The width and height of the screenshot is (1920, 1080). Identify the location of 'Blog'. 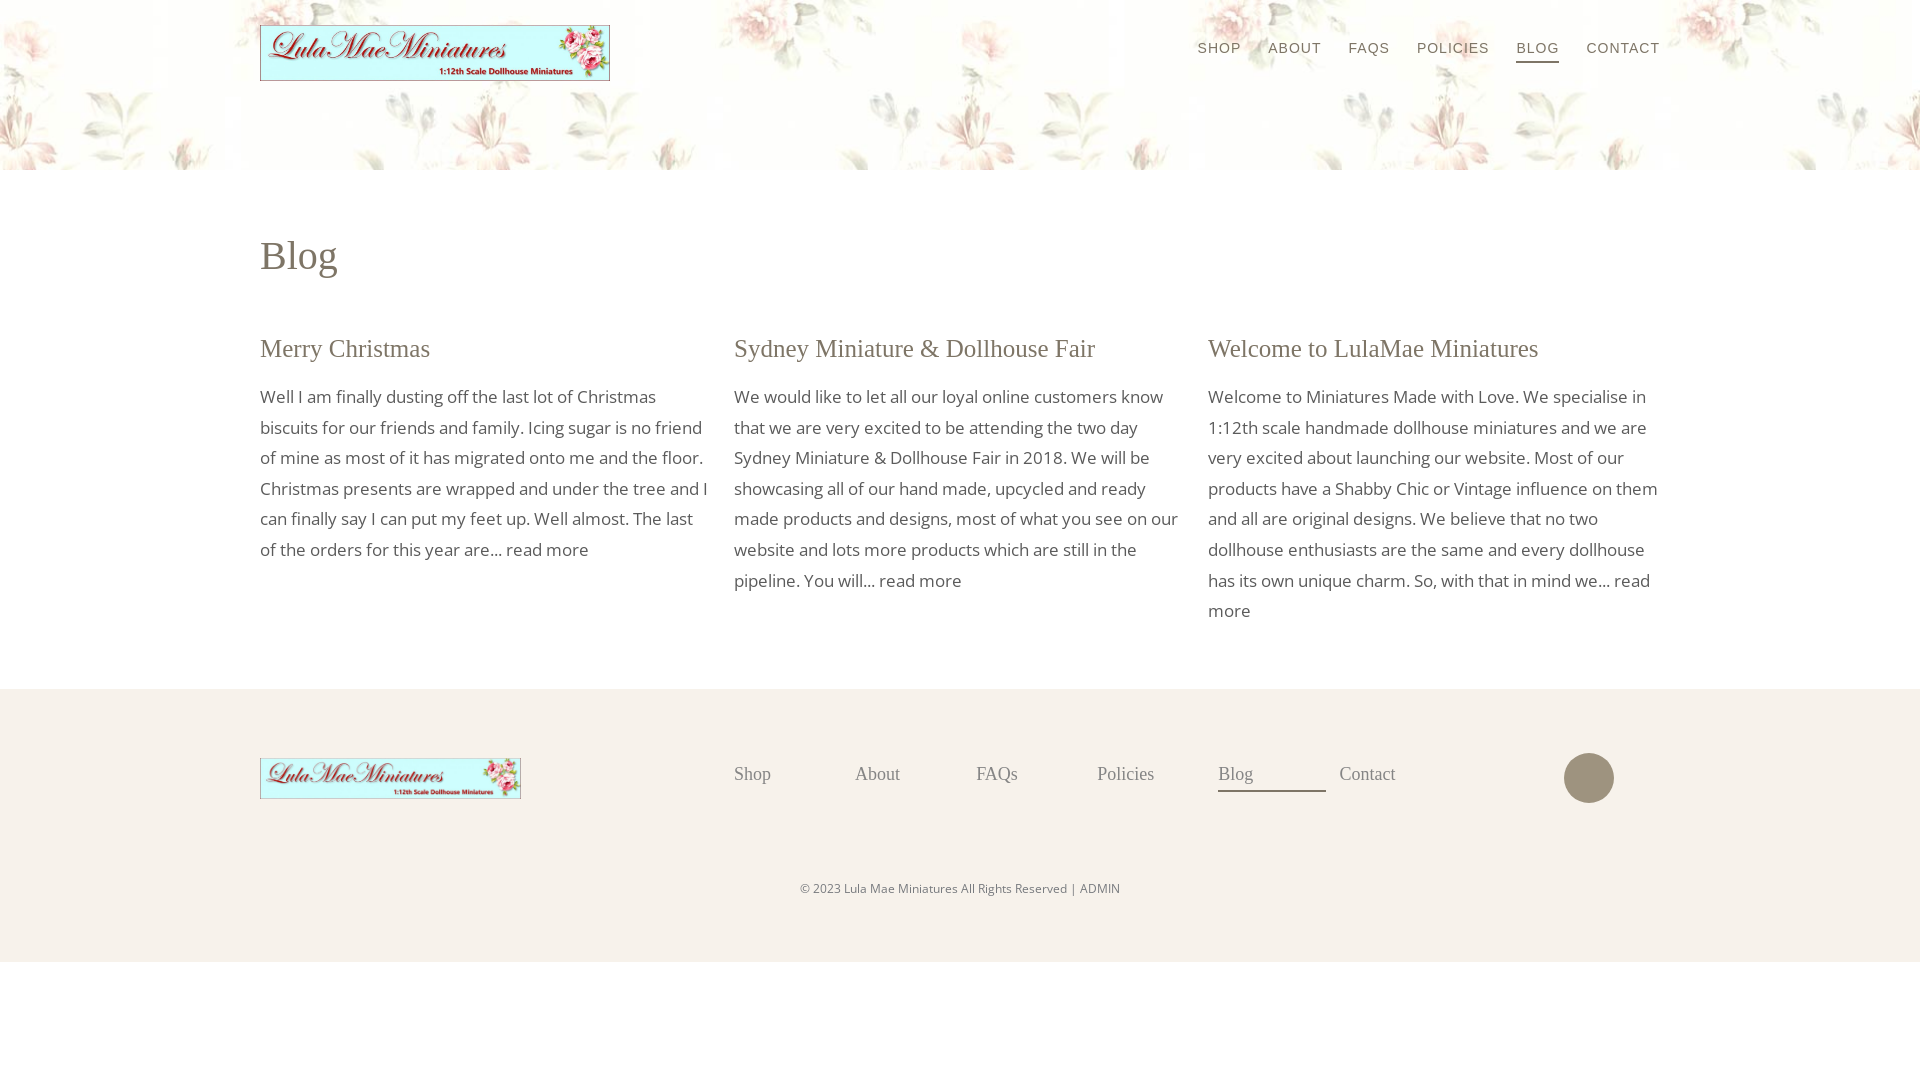
(1277, 774).